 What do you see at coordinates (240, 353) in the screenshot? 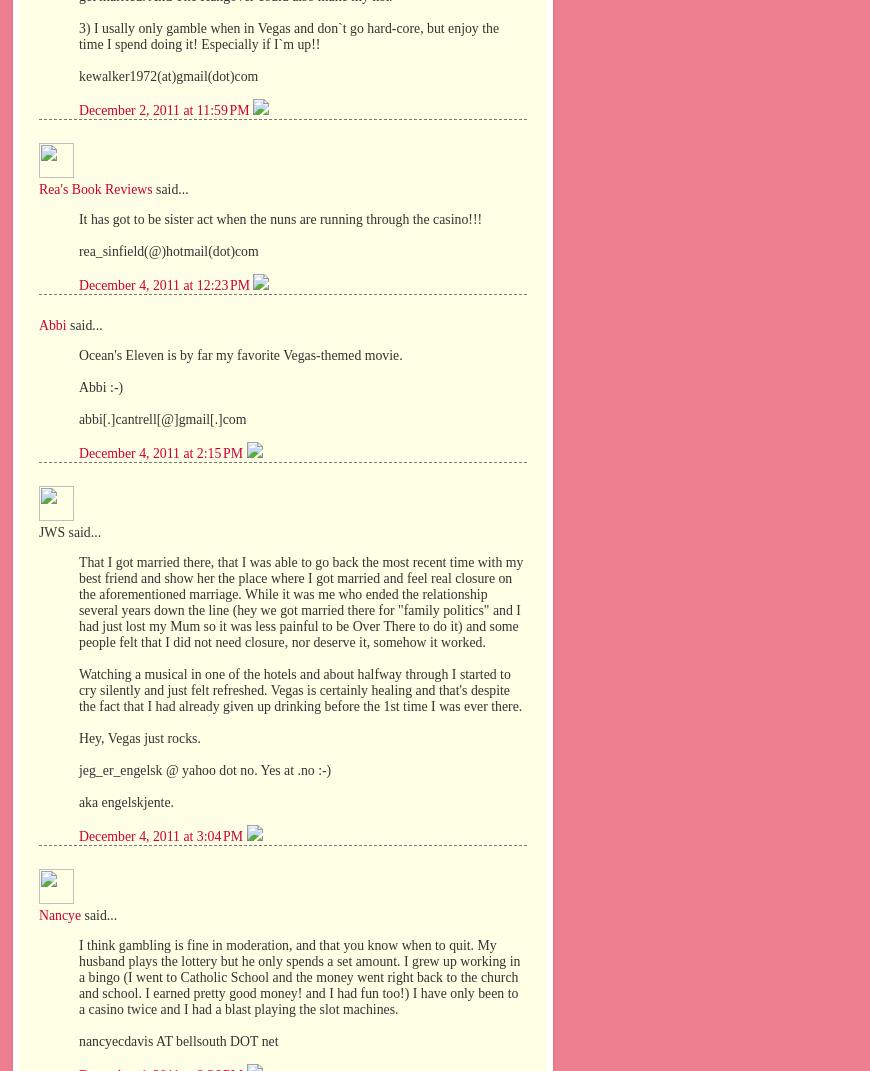
I see `'Ocean's Eleven is by far my favorite Vegas-themed movie.'` at bounding box center [240, 353].